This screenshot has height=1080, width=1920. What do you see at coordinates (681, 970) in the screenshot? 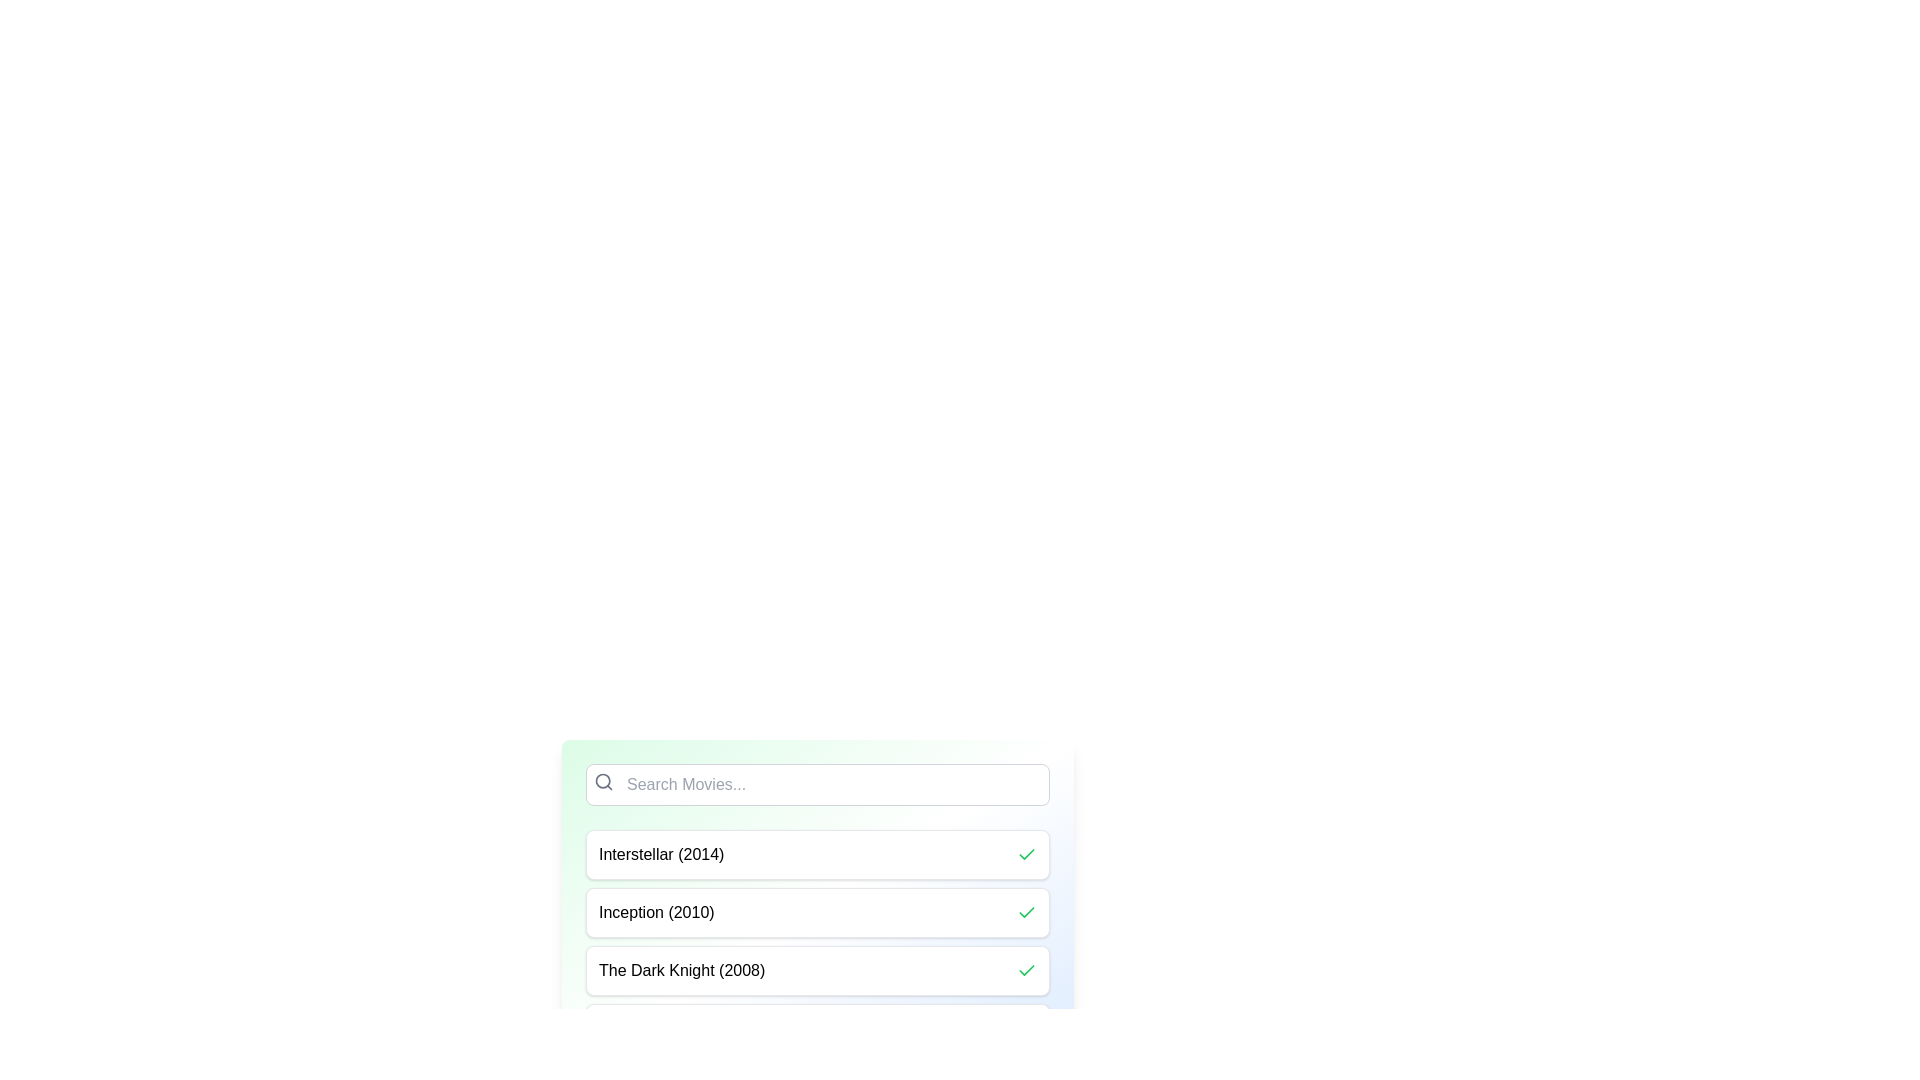
I see `the text label displaying the movie title 'The Dark Knight (2008)' to indicate selection` at bounding box center [681, 970].